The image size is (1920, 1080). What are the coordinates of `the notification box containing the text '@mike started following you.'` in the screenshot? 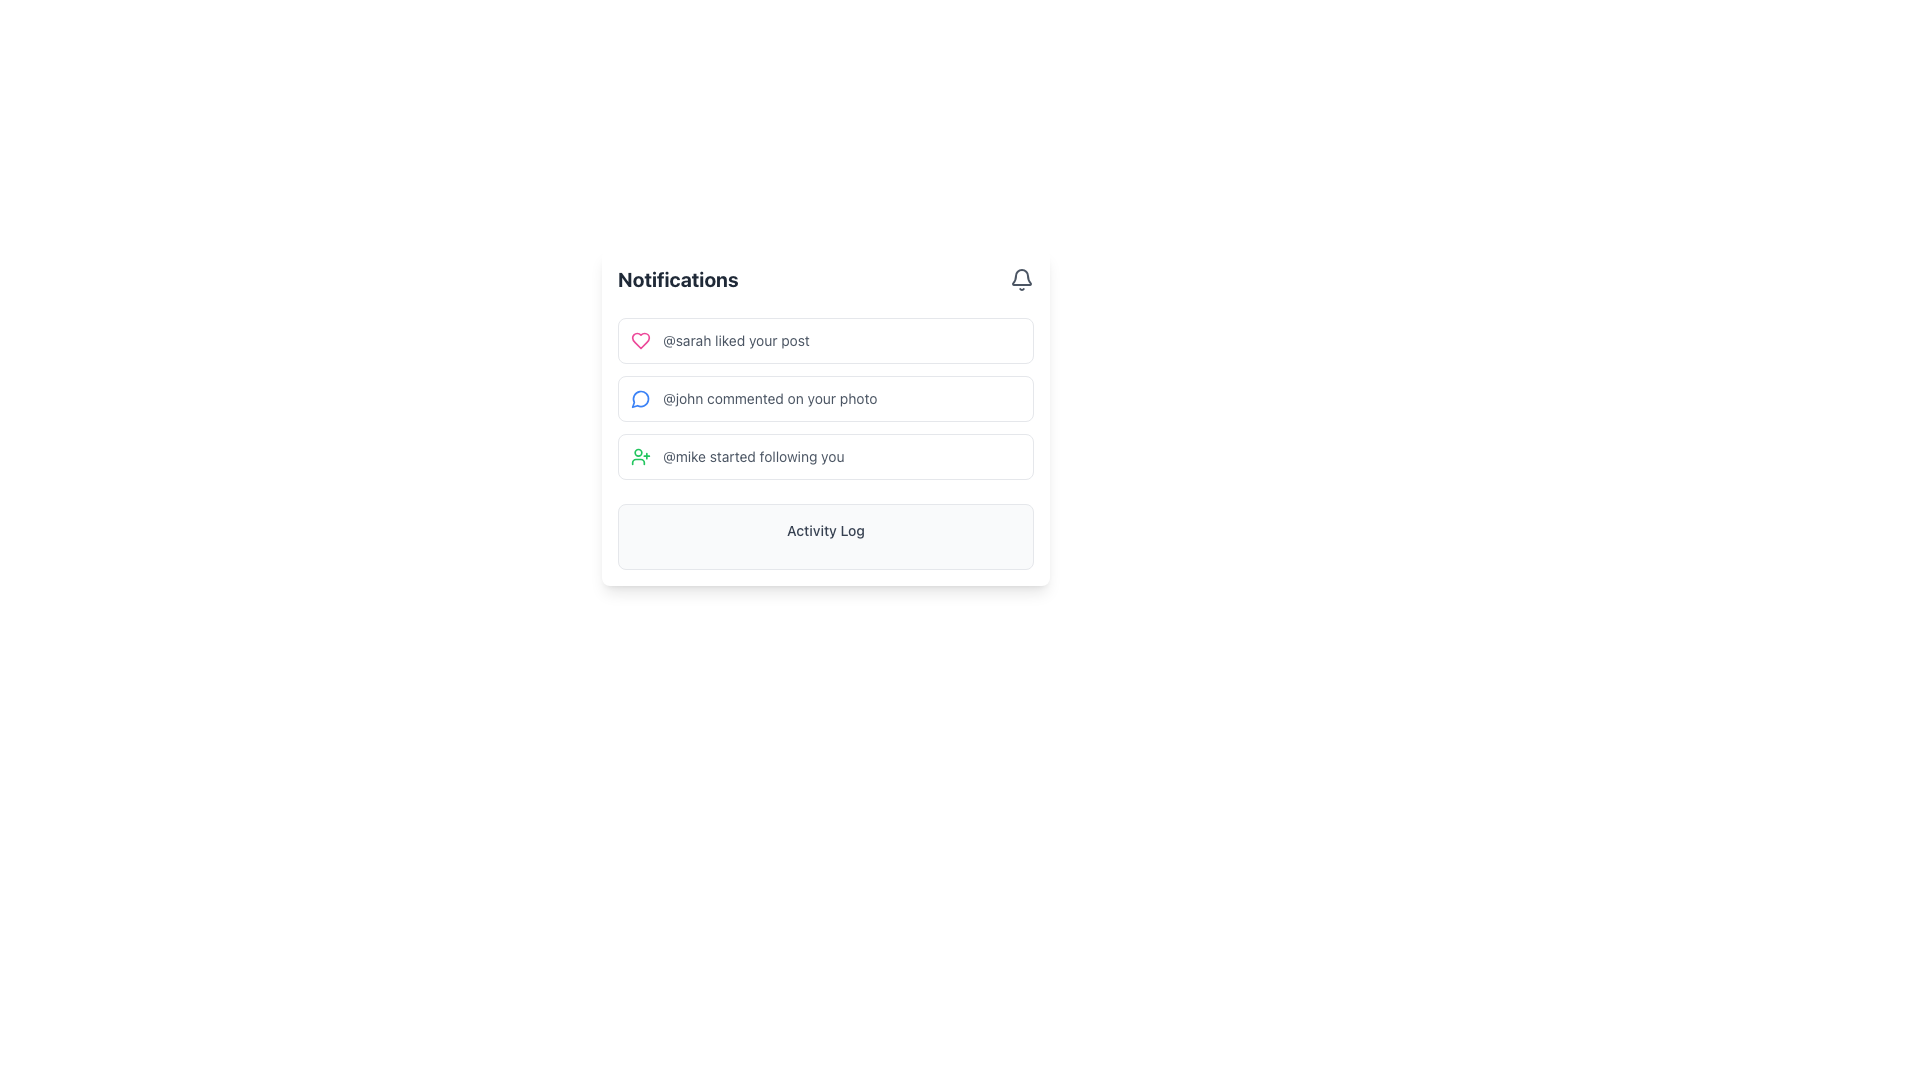 It's located at (825, 456).